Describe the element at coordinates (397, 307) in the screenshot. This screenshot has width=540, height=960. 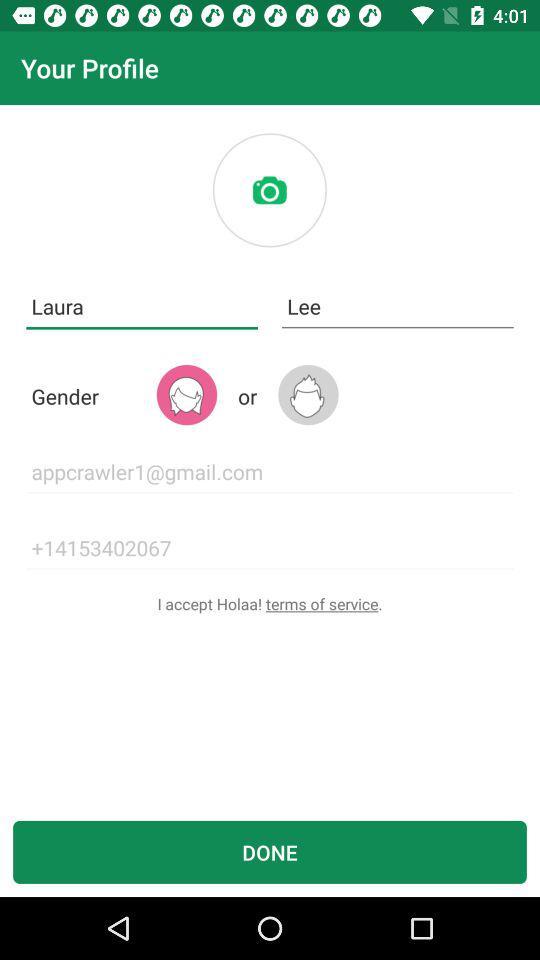
I see `the item to the right of laura` at that location.